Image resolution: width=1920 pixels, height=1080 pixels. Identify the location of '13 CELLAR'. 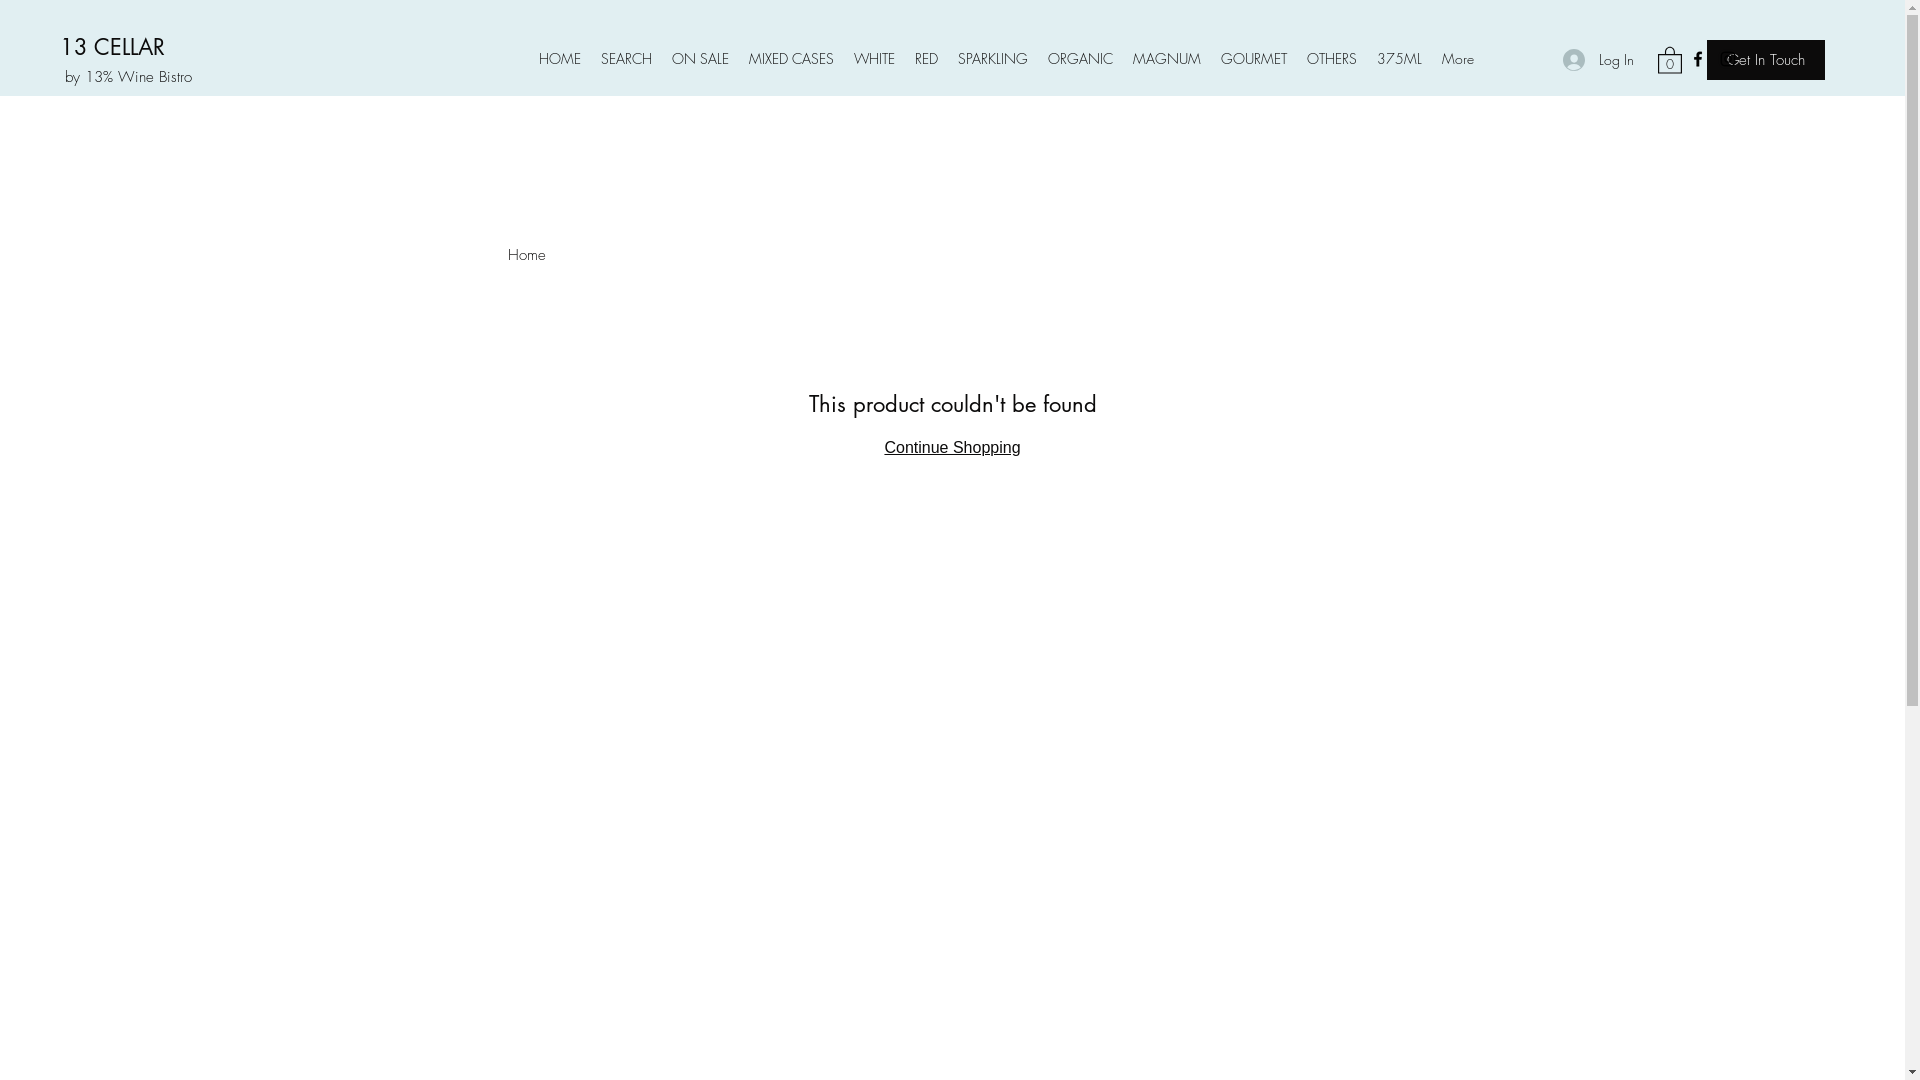
(111, 45).